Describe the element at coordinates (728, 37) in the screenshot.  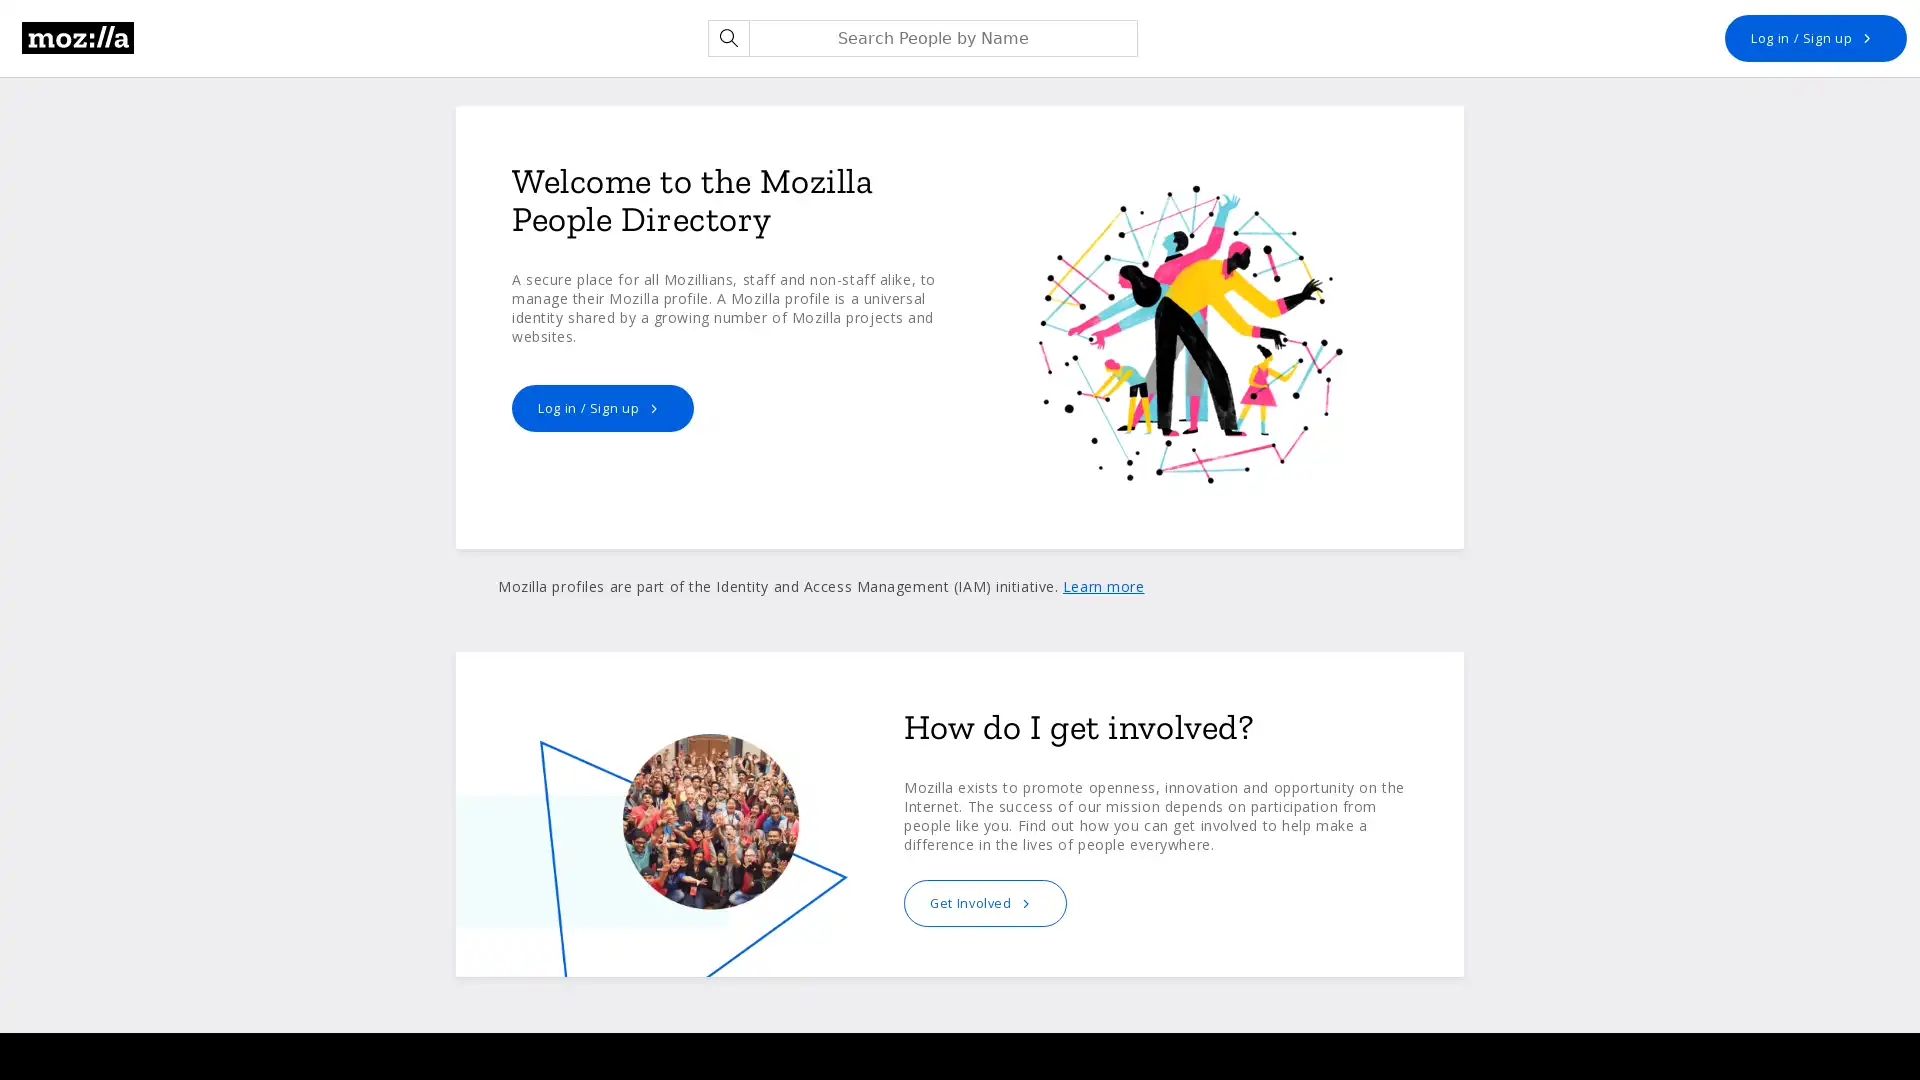
I see `Search` at that location.